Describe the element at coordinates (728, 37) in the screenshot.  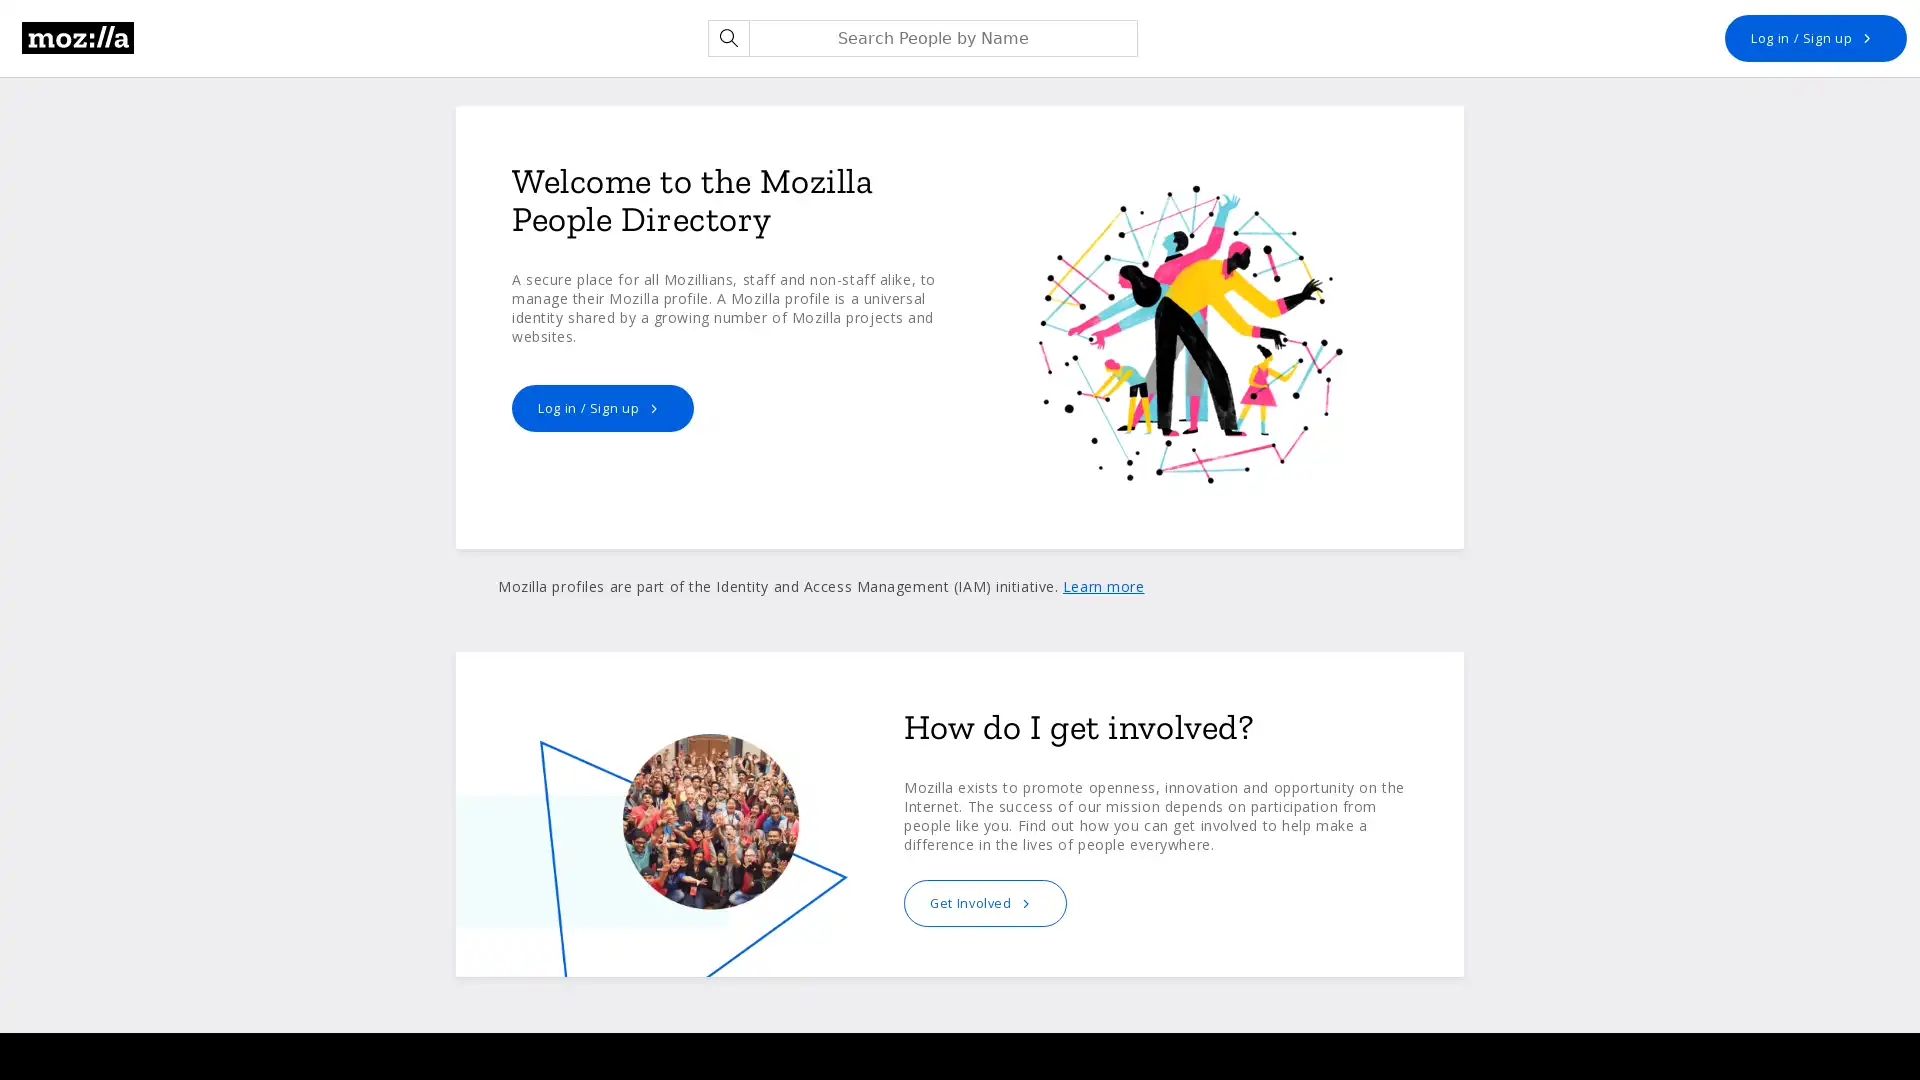
I see `Search` at that location.